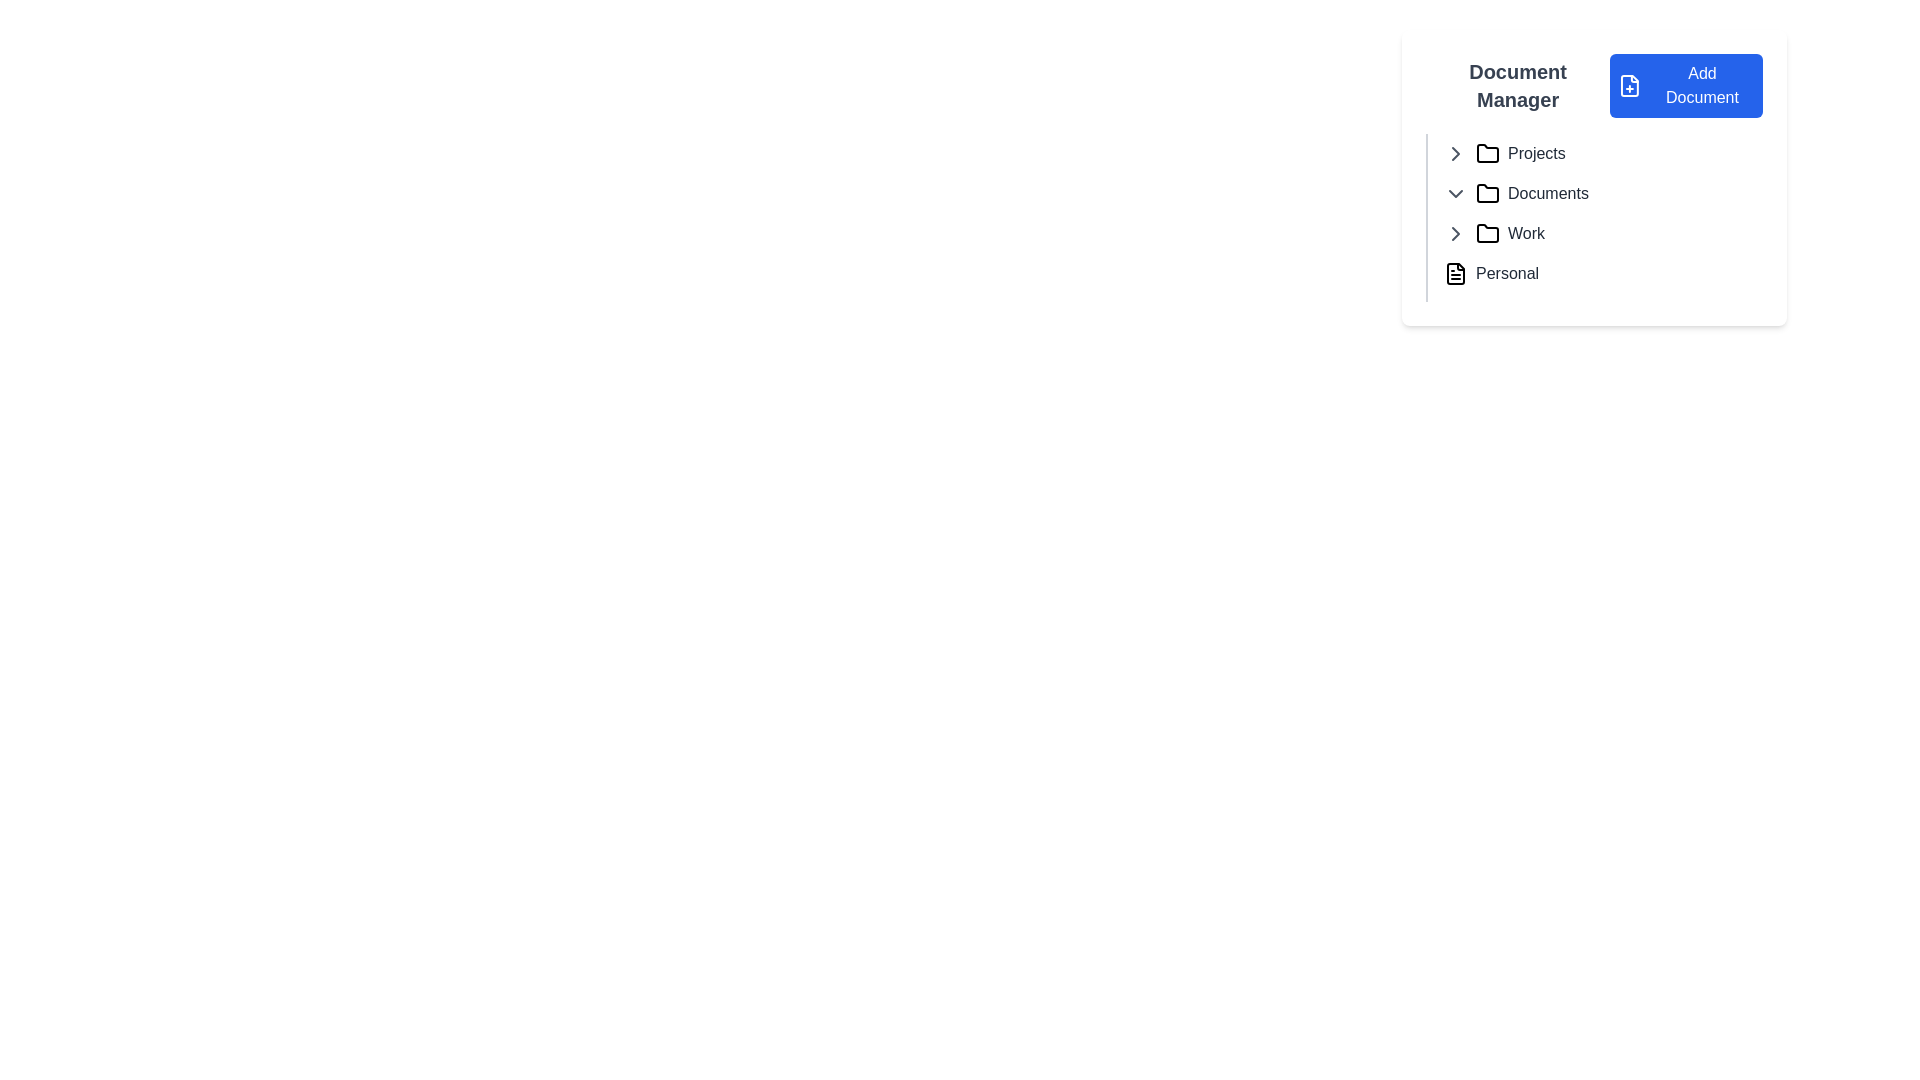  Describe the element at coordinates (1455, 193) in the screenshot. I see `the inverted chevron-shaped dropdown indicator icon located before the label 'Documents' under the 'Document Manager' section` at that location.